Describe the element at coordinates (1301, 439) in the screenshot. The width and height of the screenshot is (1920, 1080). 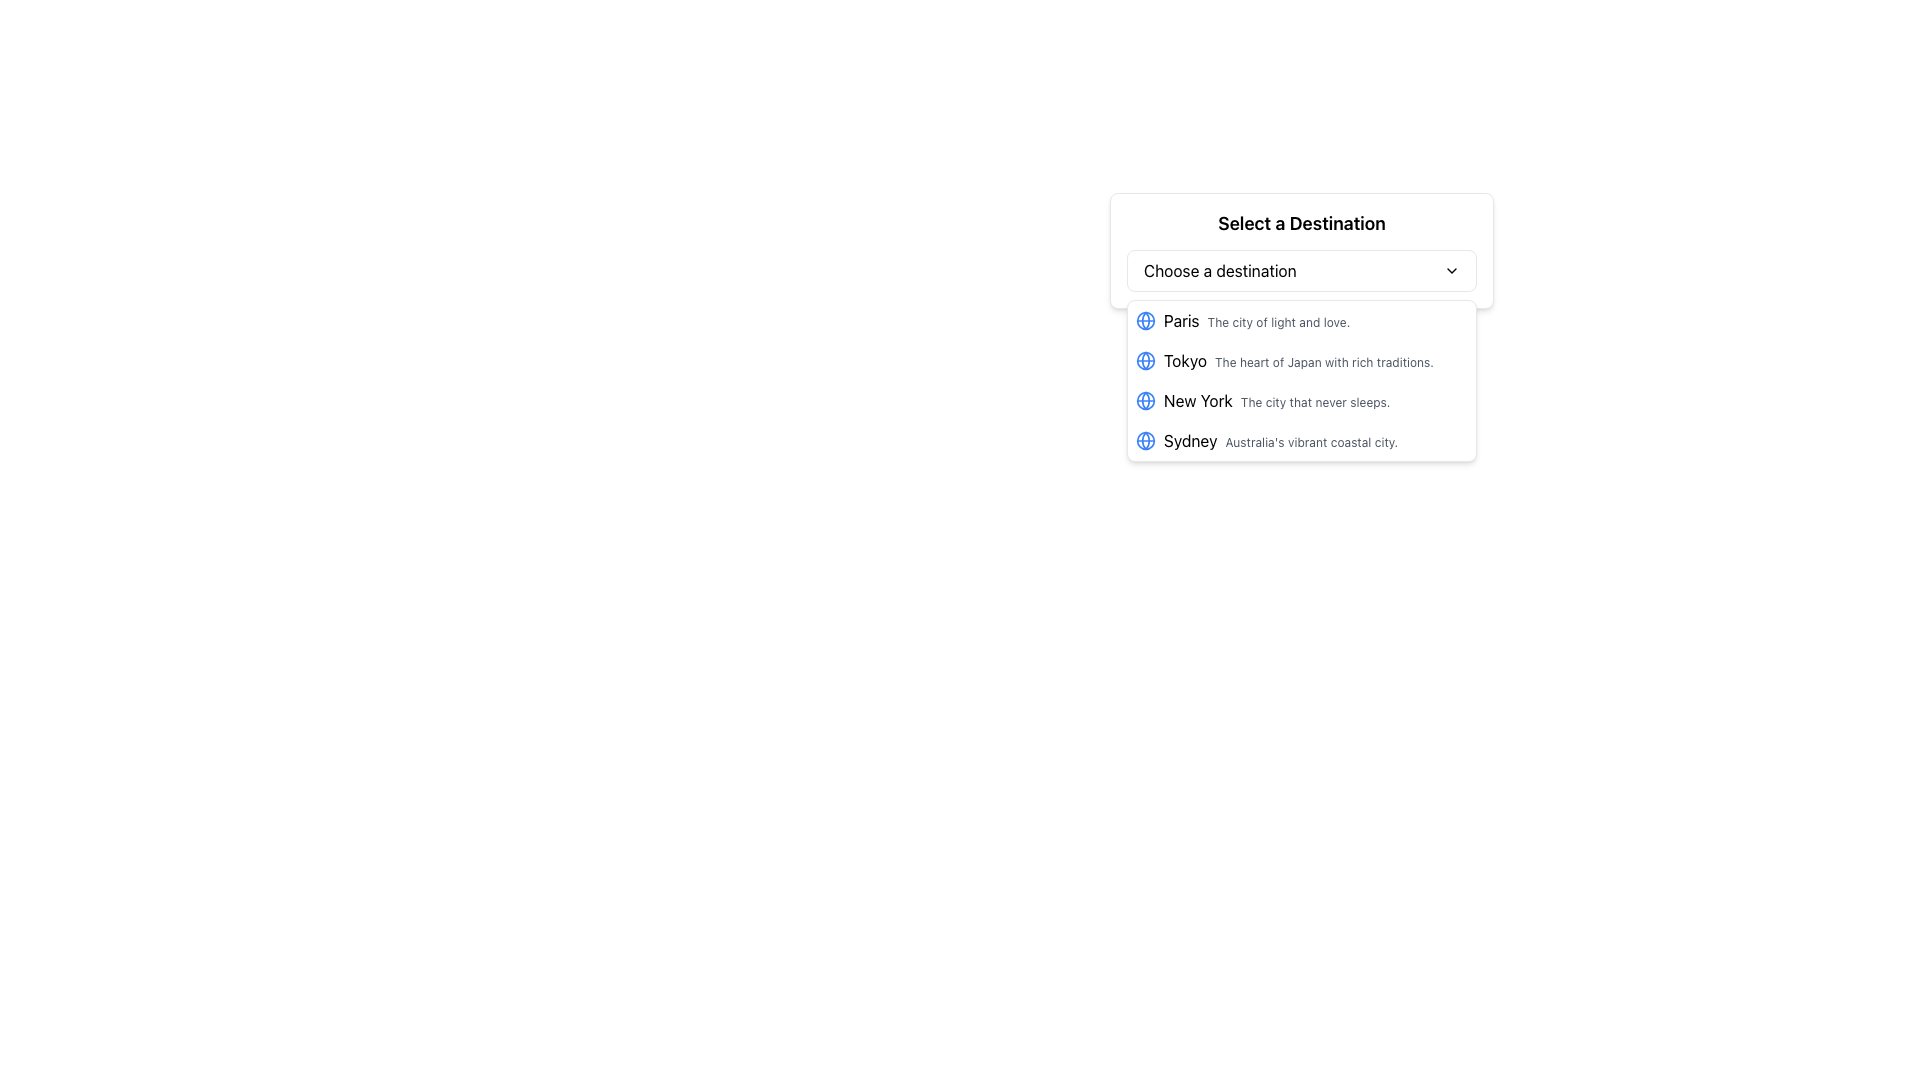
I see `to select the fourth option in the dropdown menu related to Sydney, located directly below 'New York'` at that location.